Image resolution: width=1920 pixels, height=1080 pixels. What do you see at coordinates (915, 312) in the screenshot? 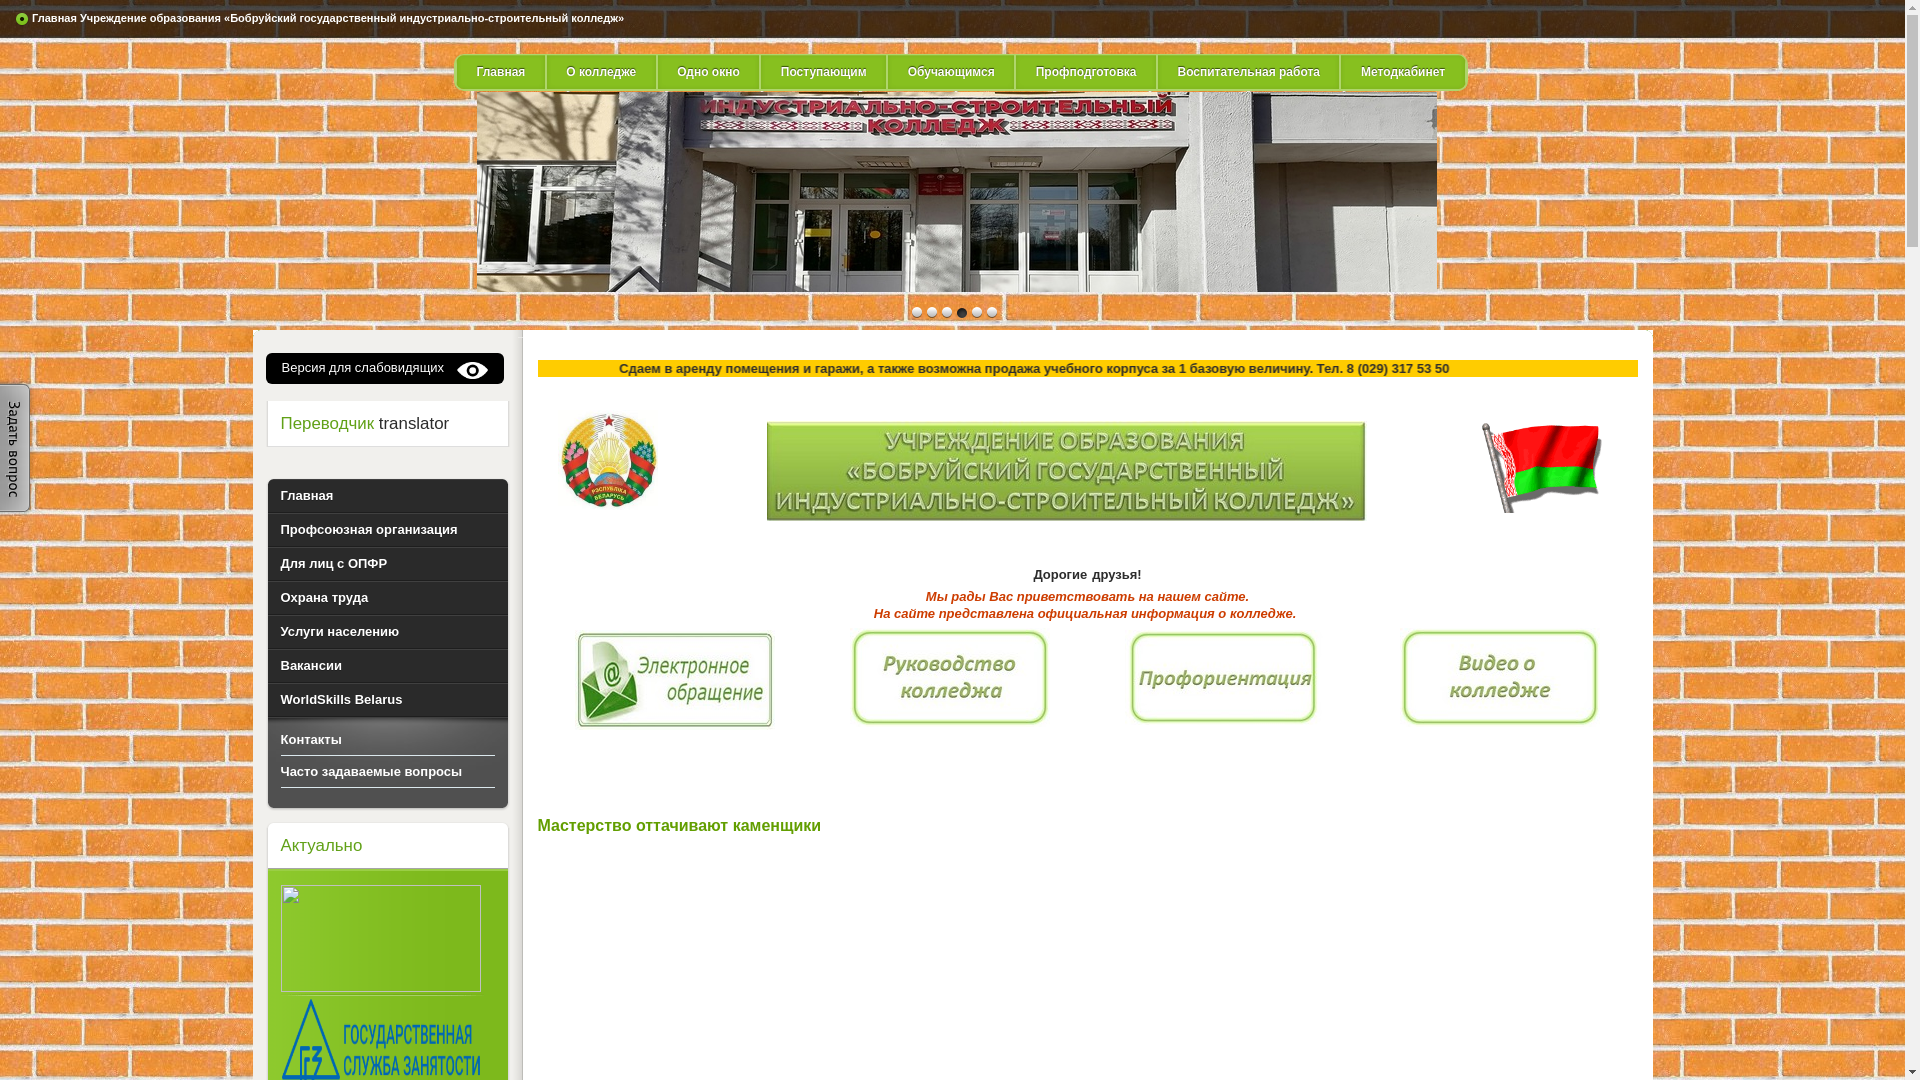
I see `'0'` at bounding box center [915, 312].